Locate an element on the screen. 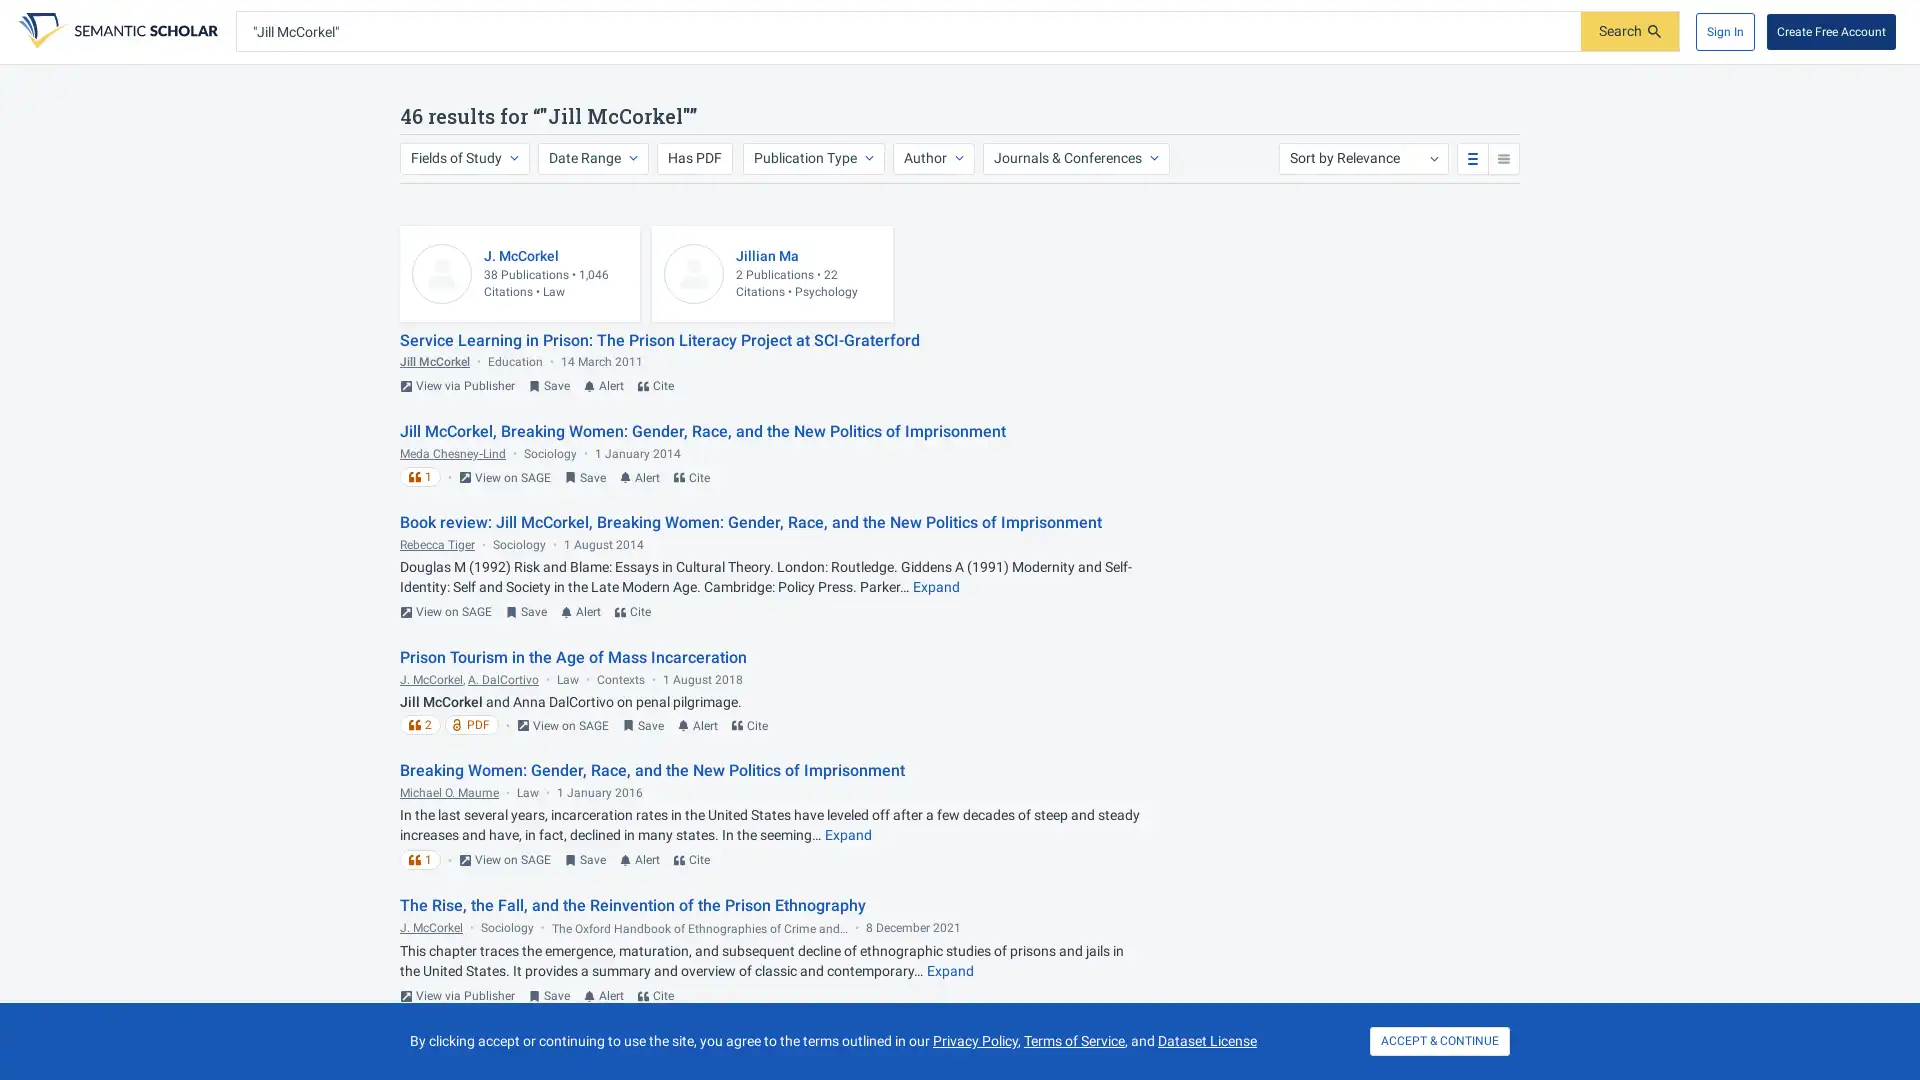 Image resolution: width=1920 pixels, height=1080 pixels. Turn on email alert for this paper is located at coordinates (638, 859).